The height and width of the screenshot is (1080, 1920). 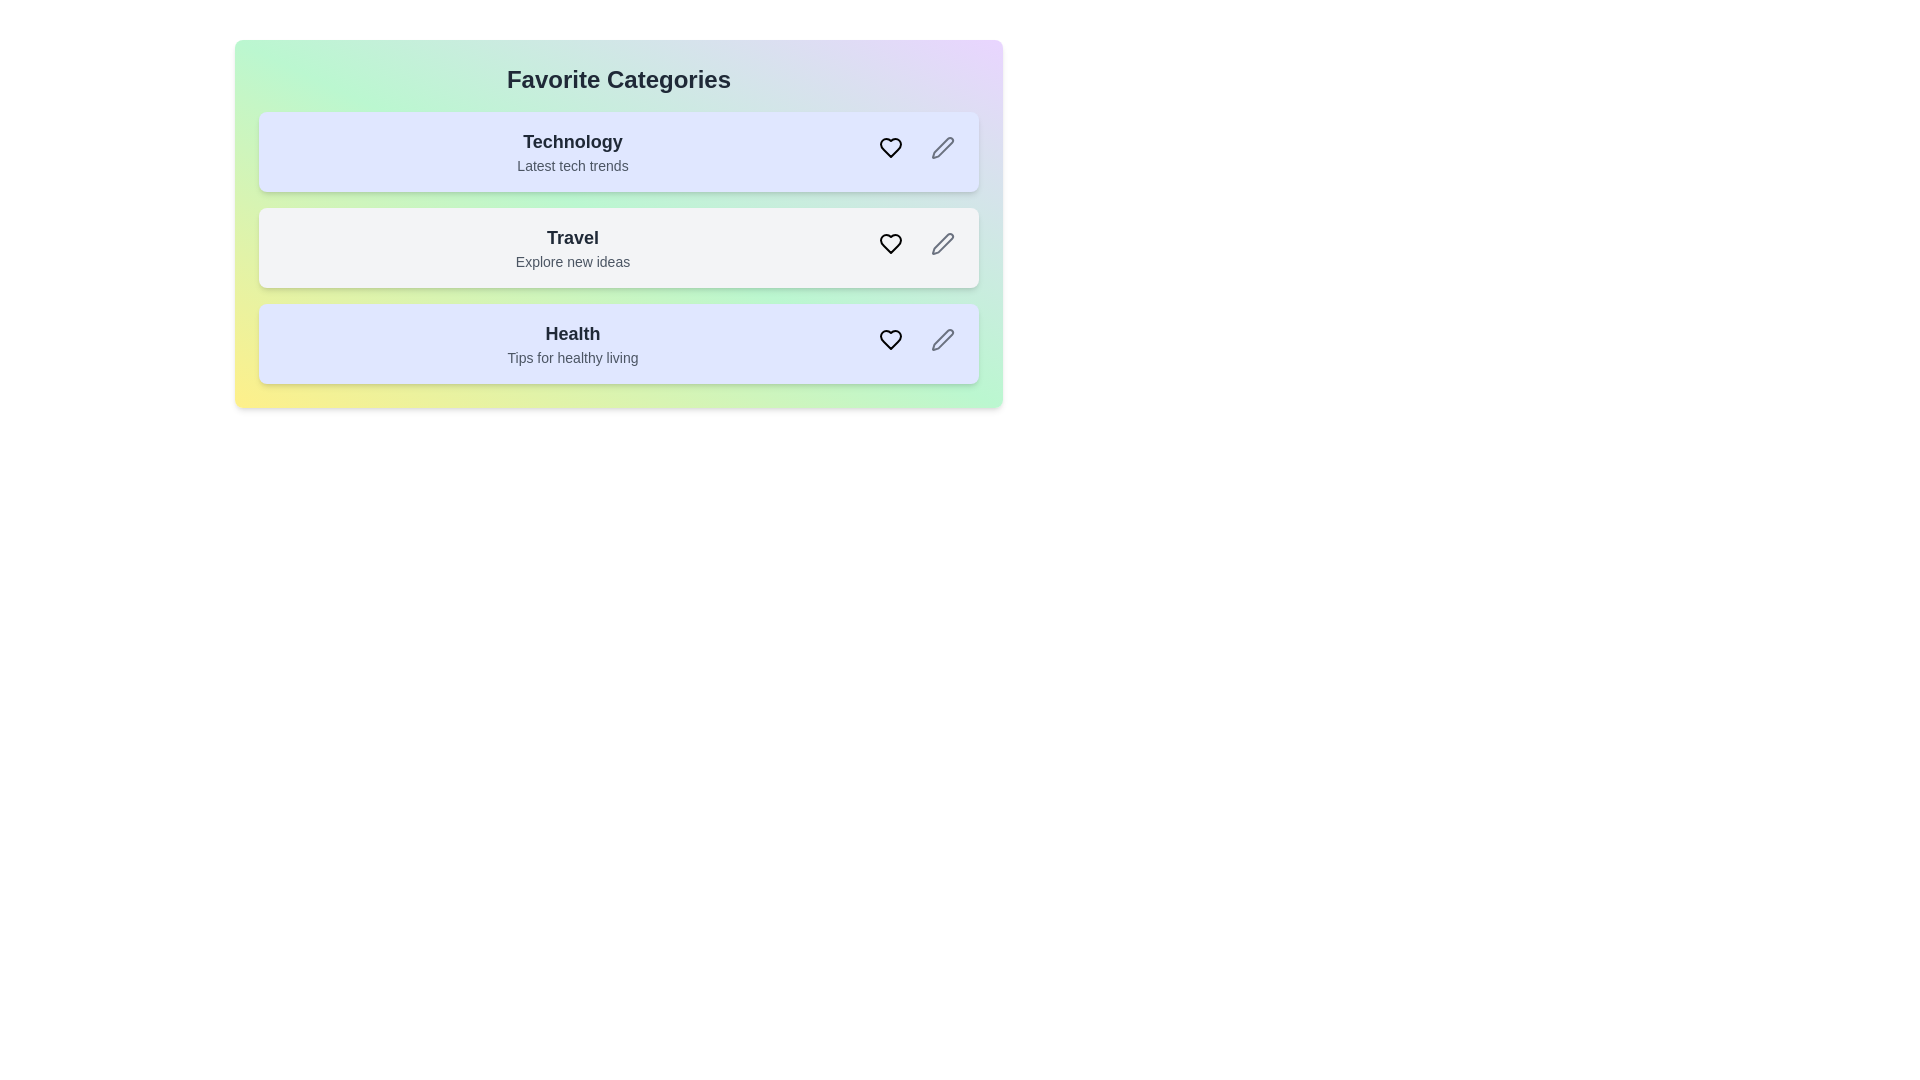 I want to click on the heart icon button to toggle the favorite status of the category Travel, so click(x=890, y=242).